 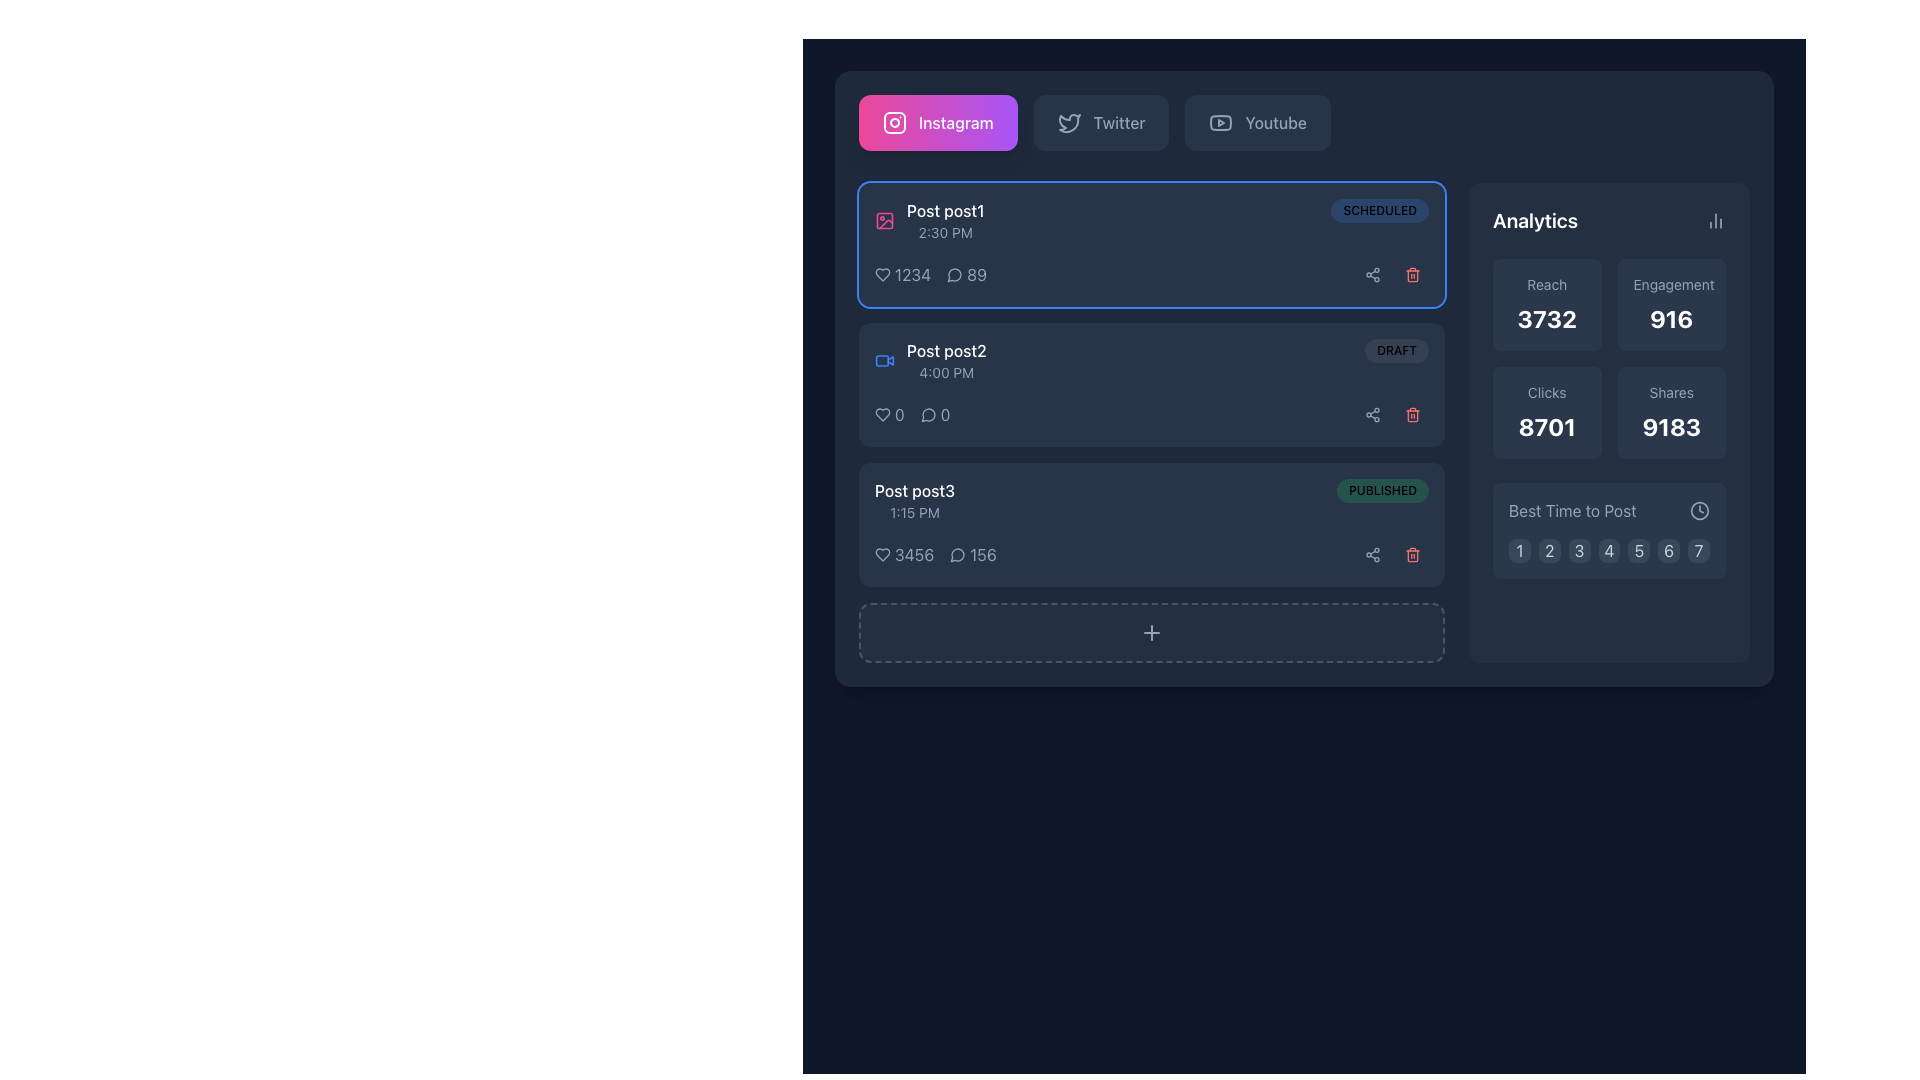 What do you see at coordinates (930, 274) in the screenshot?
I see `displayed number located in the metrics section of the first post, which is styled with light-gray text on a dark background and is positioned between a heart icon and a speech bubble icon` at bounding box center [930, 274].